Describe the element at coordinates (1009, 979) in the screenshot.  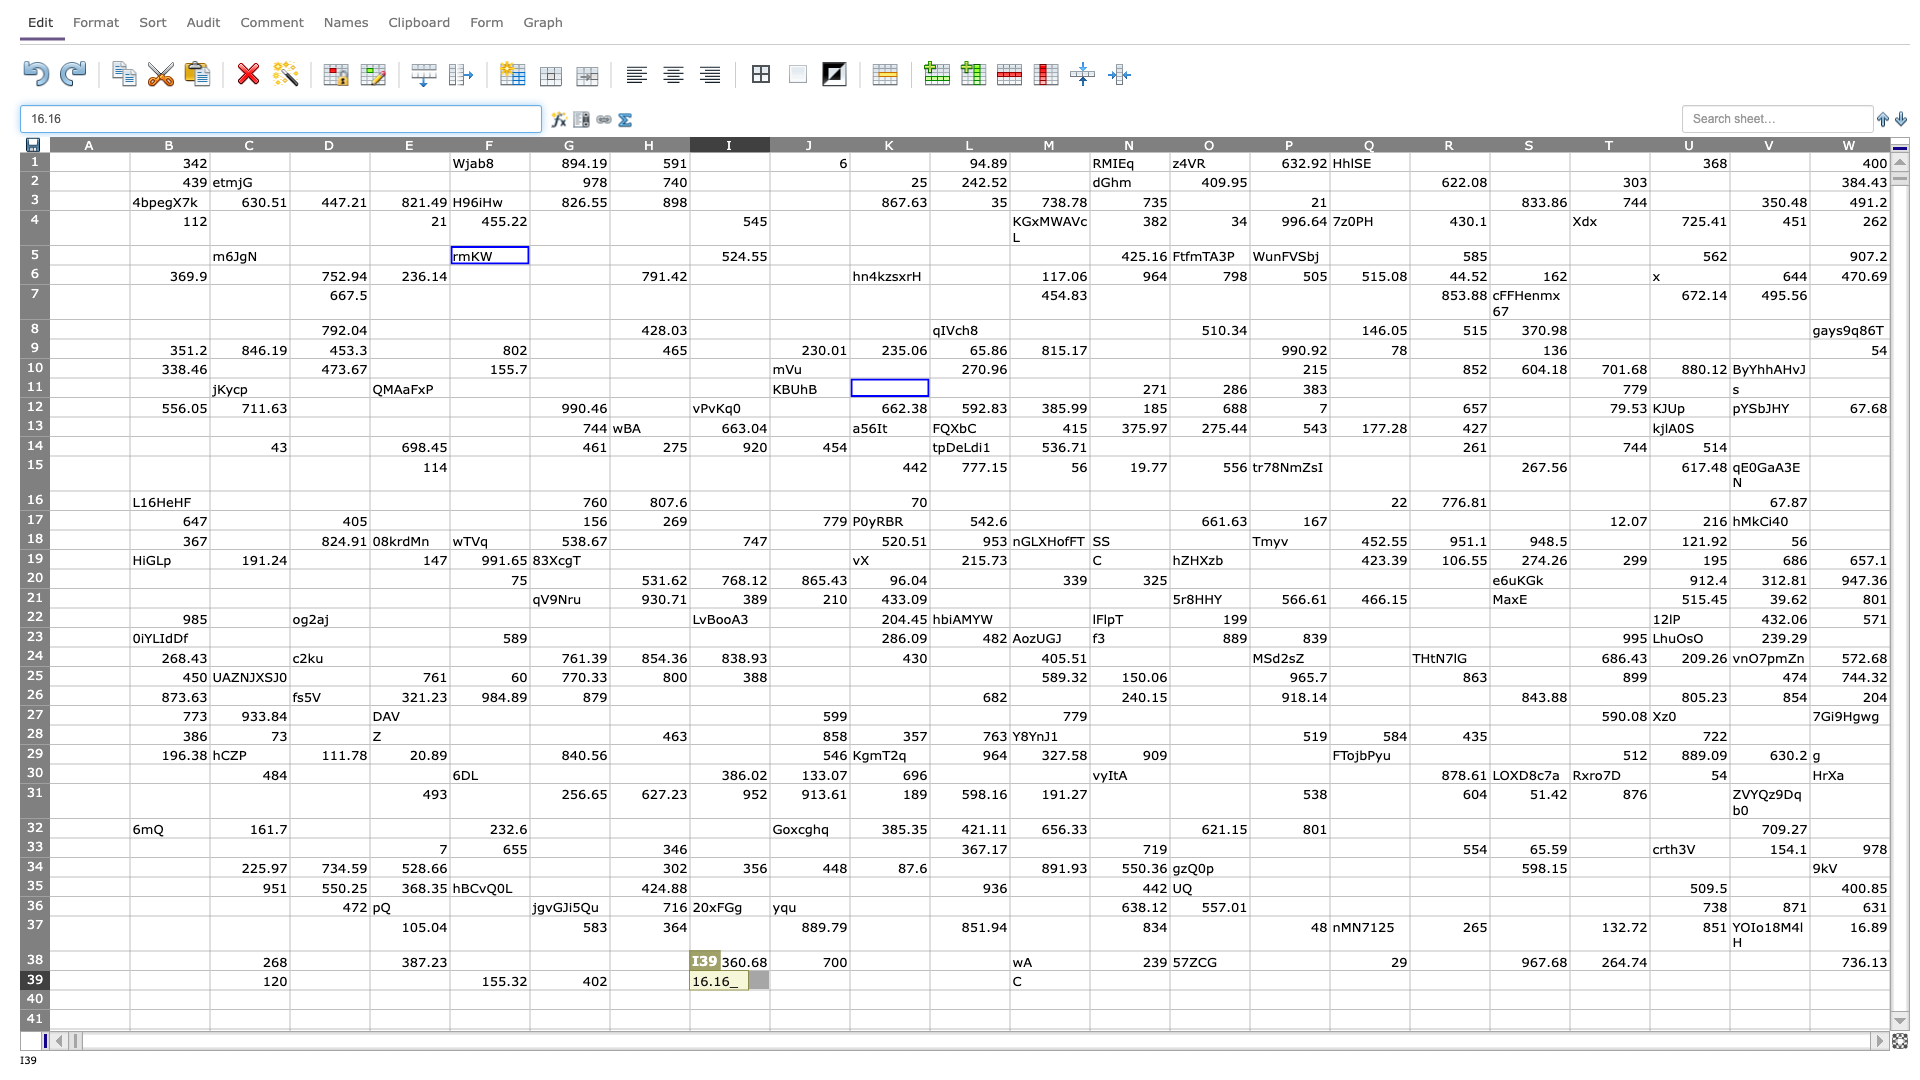
I see `Left boundary of cell M39` at that location.